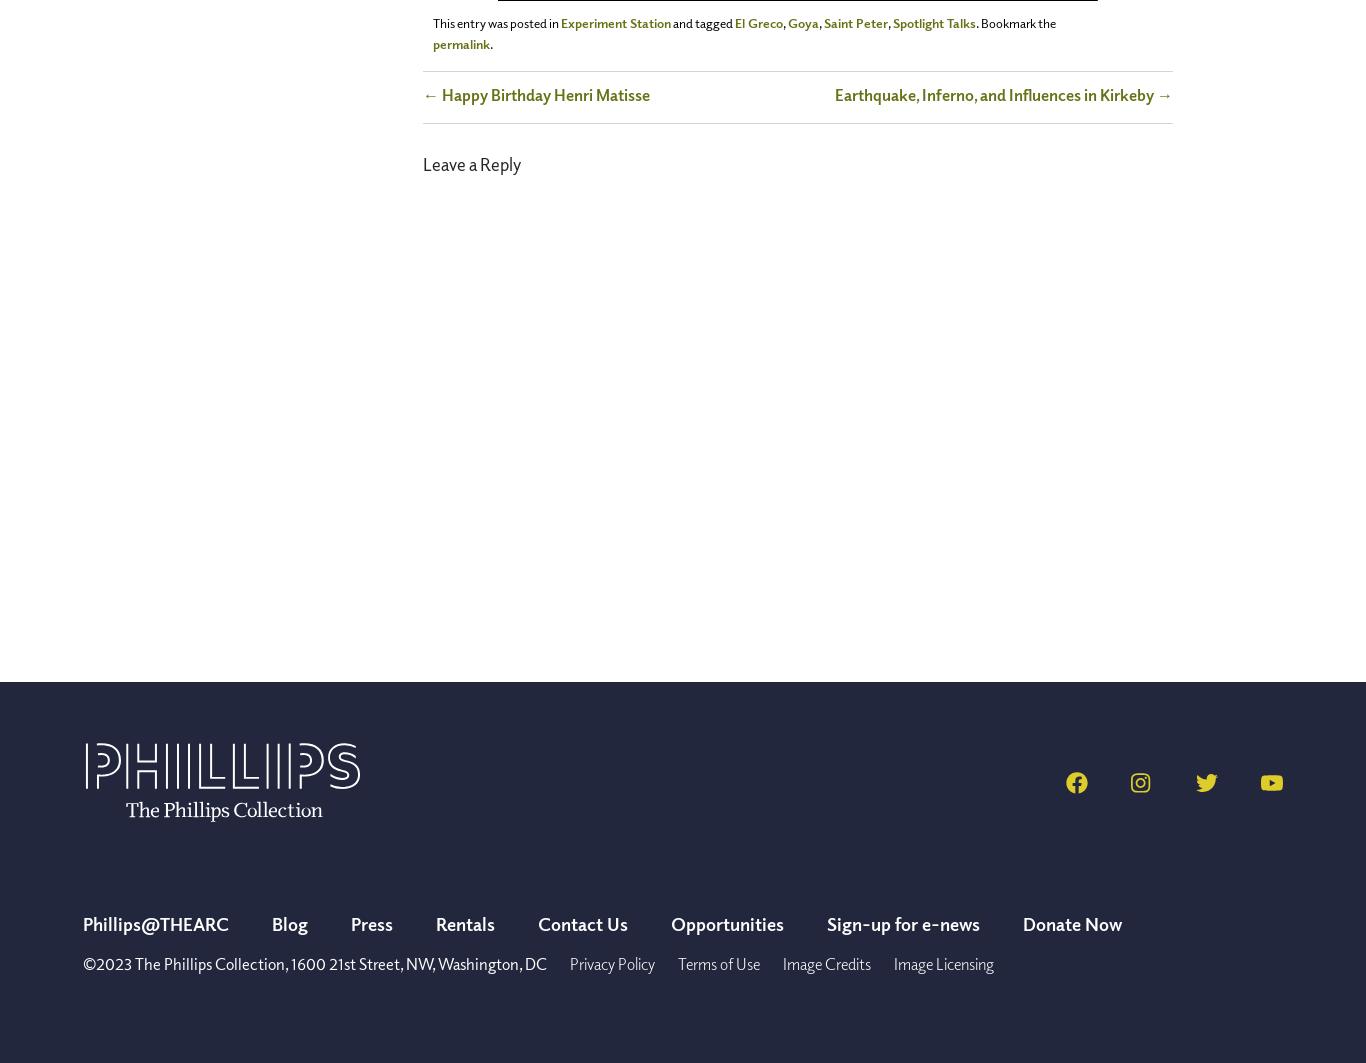 Image resolution: width=1366 pixels, height=1063 pixels. Describe the element at coordinates (477, 93) in the screenshot. I see `'Post navigation'` at that location.